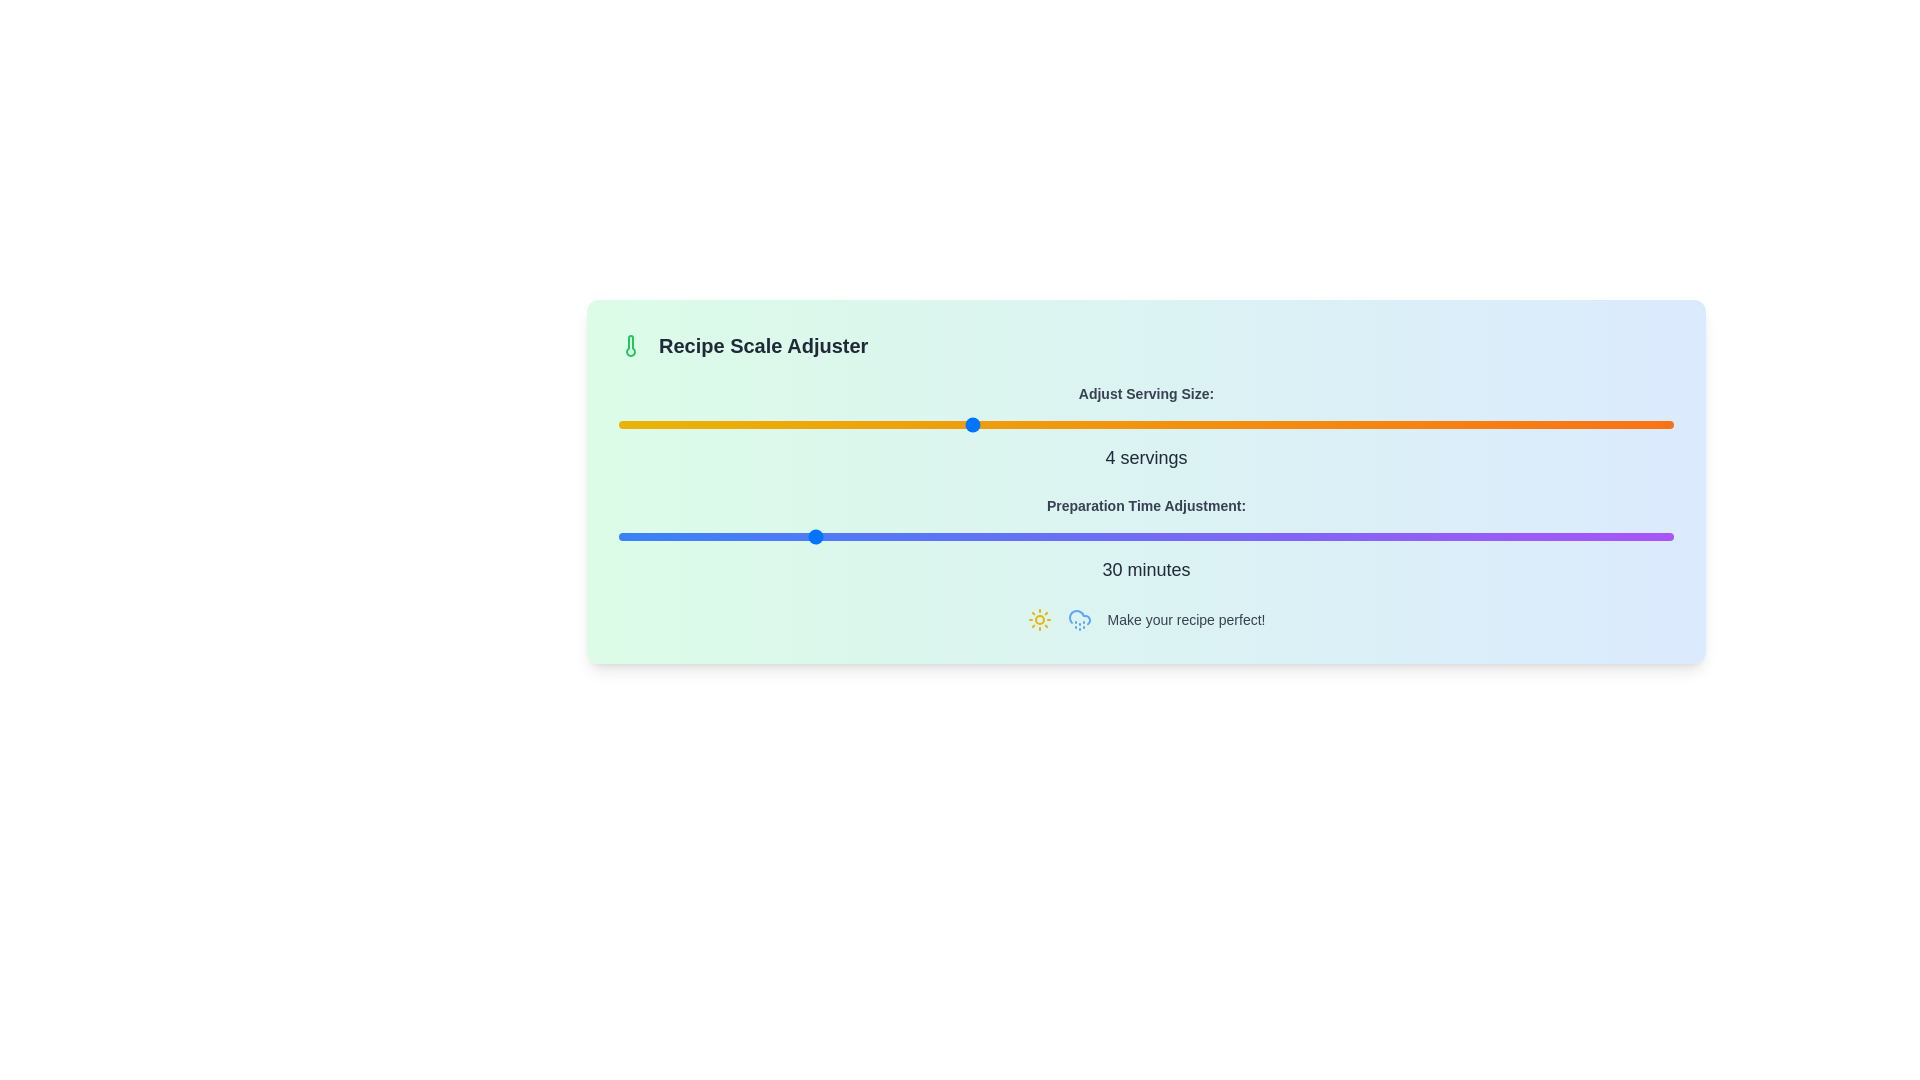 This screenshot has height=1080, width=1920. What do you see at coordinates (1146, 535) in the screenshot?
I see `the Range Slider located centrally within the 'Preparation Time Adjustment:' section, directly below its label and above the text displaying '30 minutes'` at bounding box center [1146, 535].